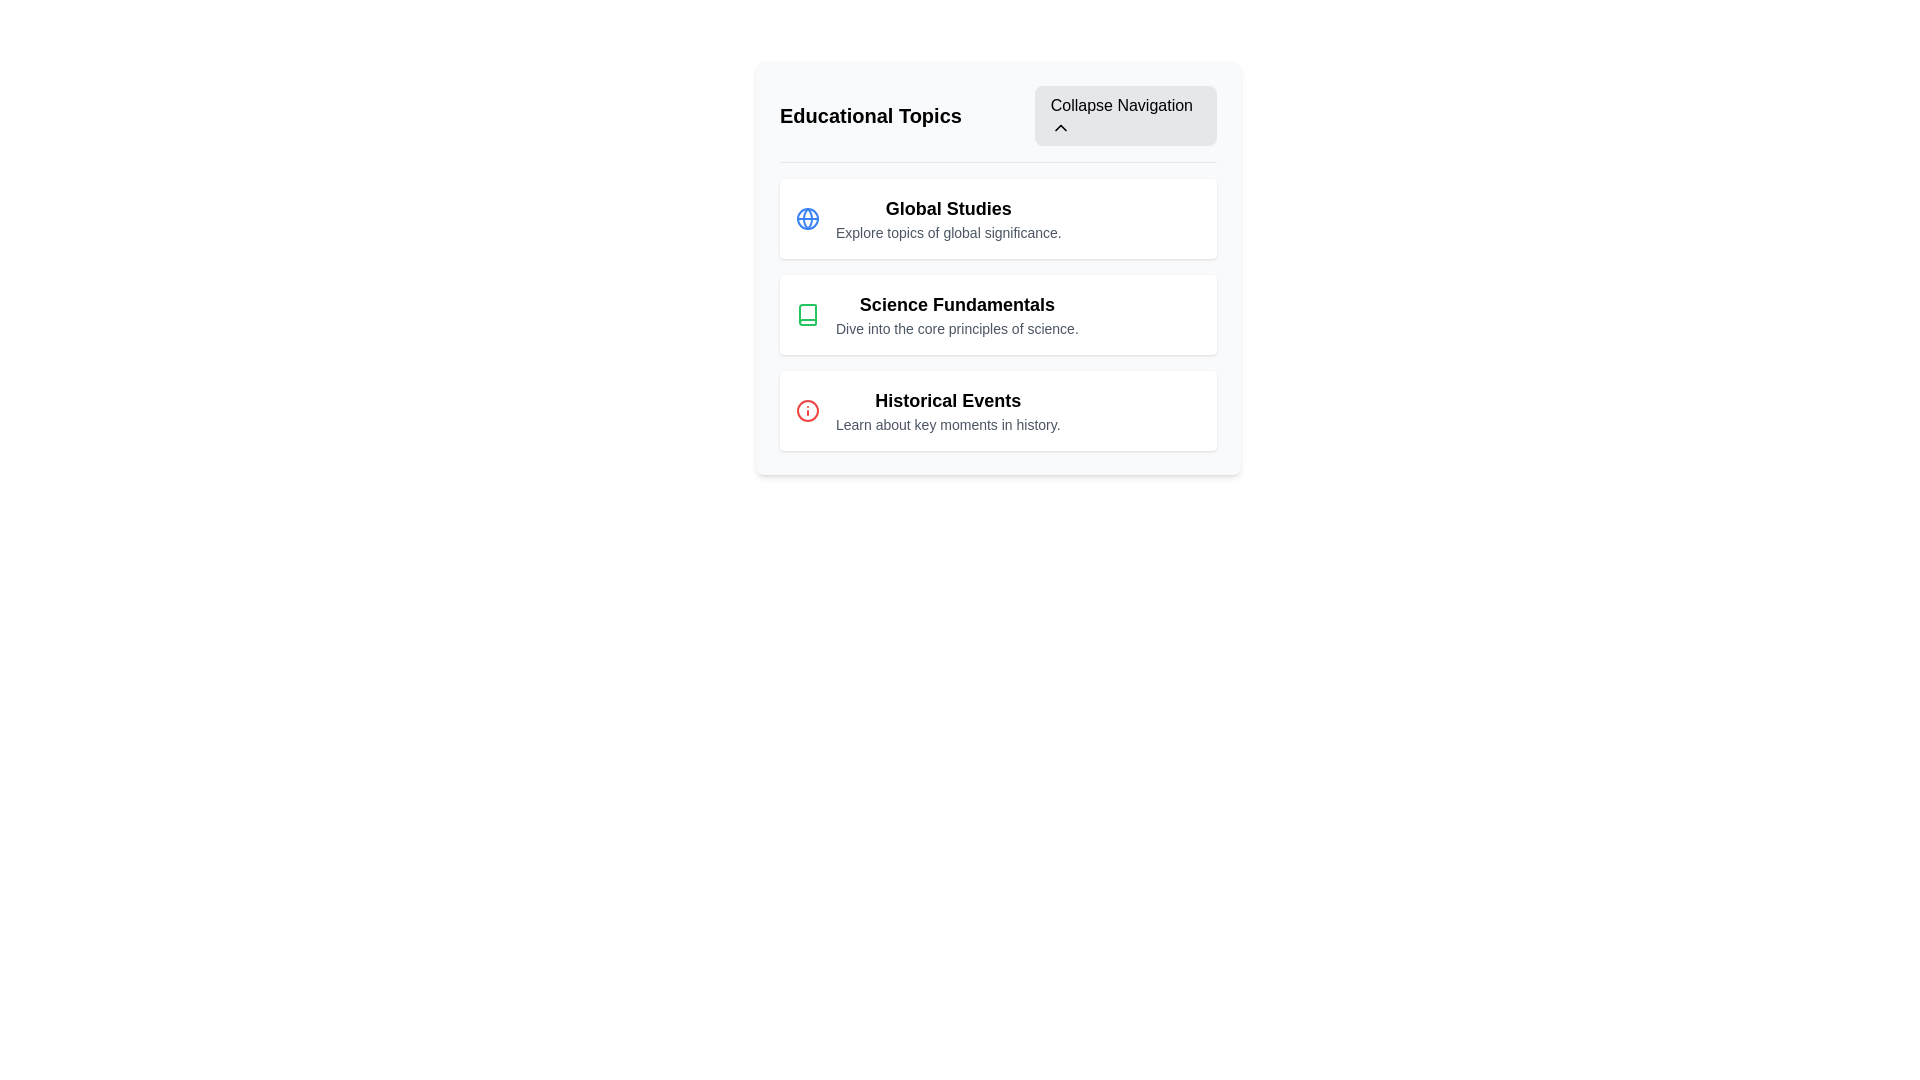 The height and width of the screenshot is (1080, 1920). What do you see at coordinates (947, 423) in the screenshot?
I see `the text label that provides a brief, descriptive subtitle under the 'Historical Events' title in the educational topics list` at bounding box center [947, 423].